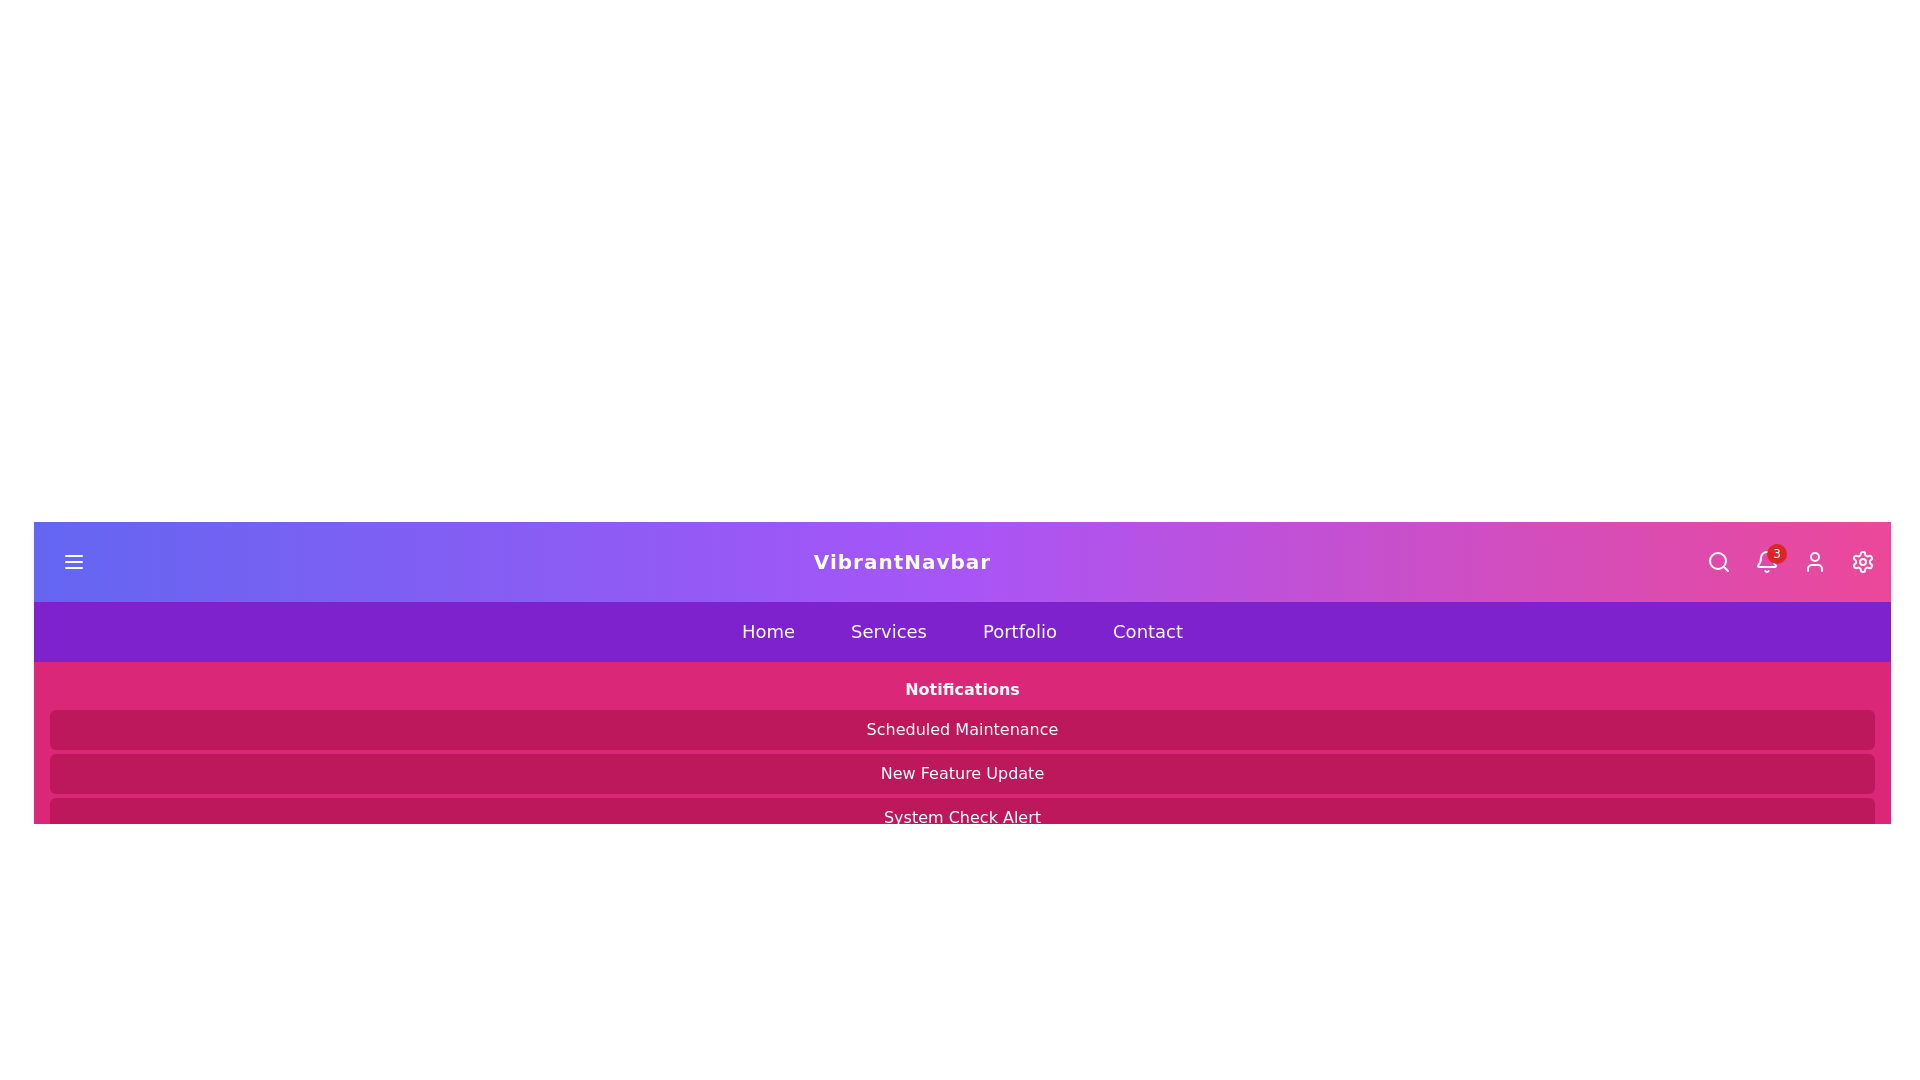 The height and width of the screenshot is (1080, 1920). Describe the element at coordinates (1861, 562) in the screenshot. I see `the gear-shaped settings icon located at the far-right corner of the top navigation bar` at that location.